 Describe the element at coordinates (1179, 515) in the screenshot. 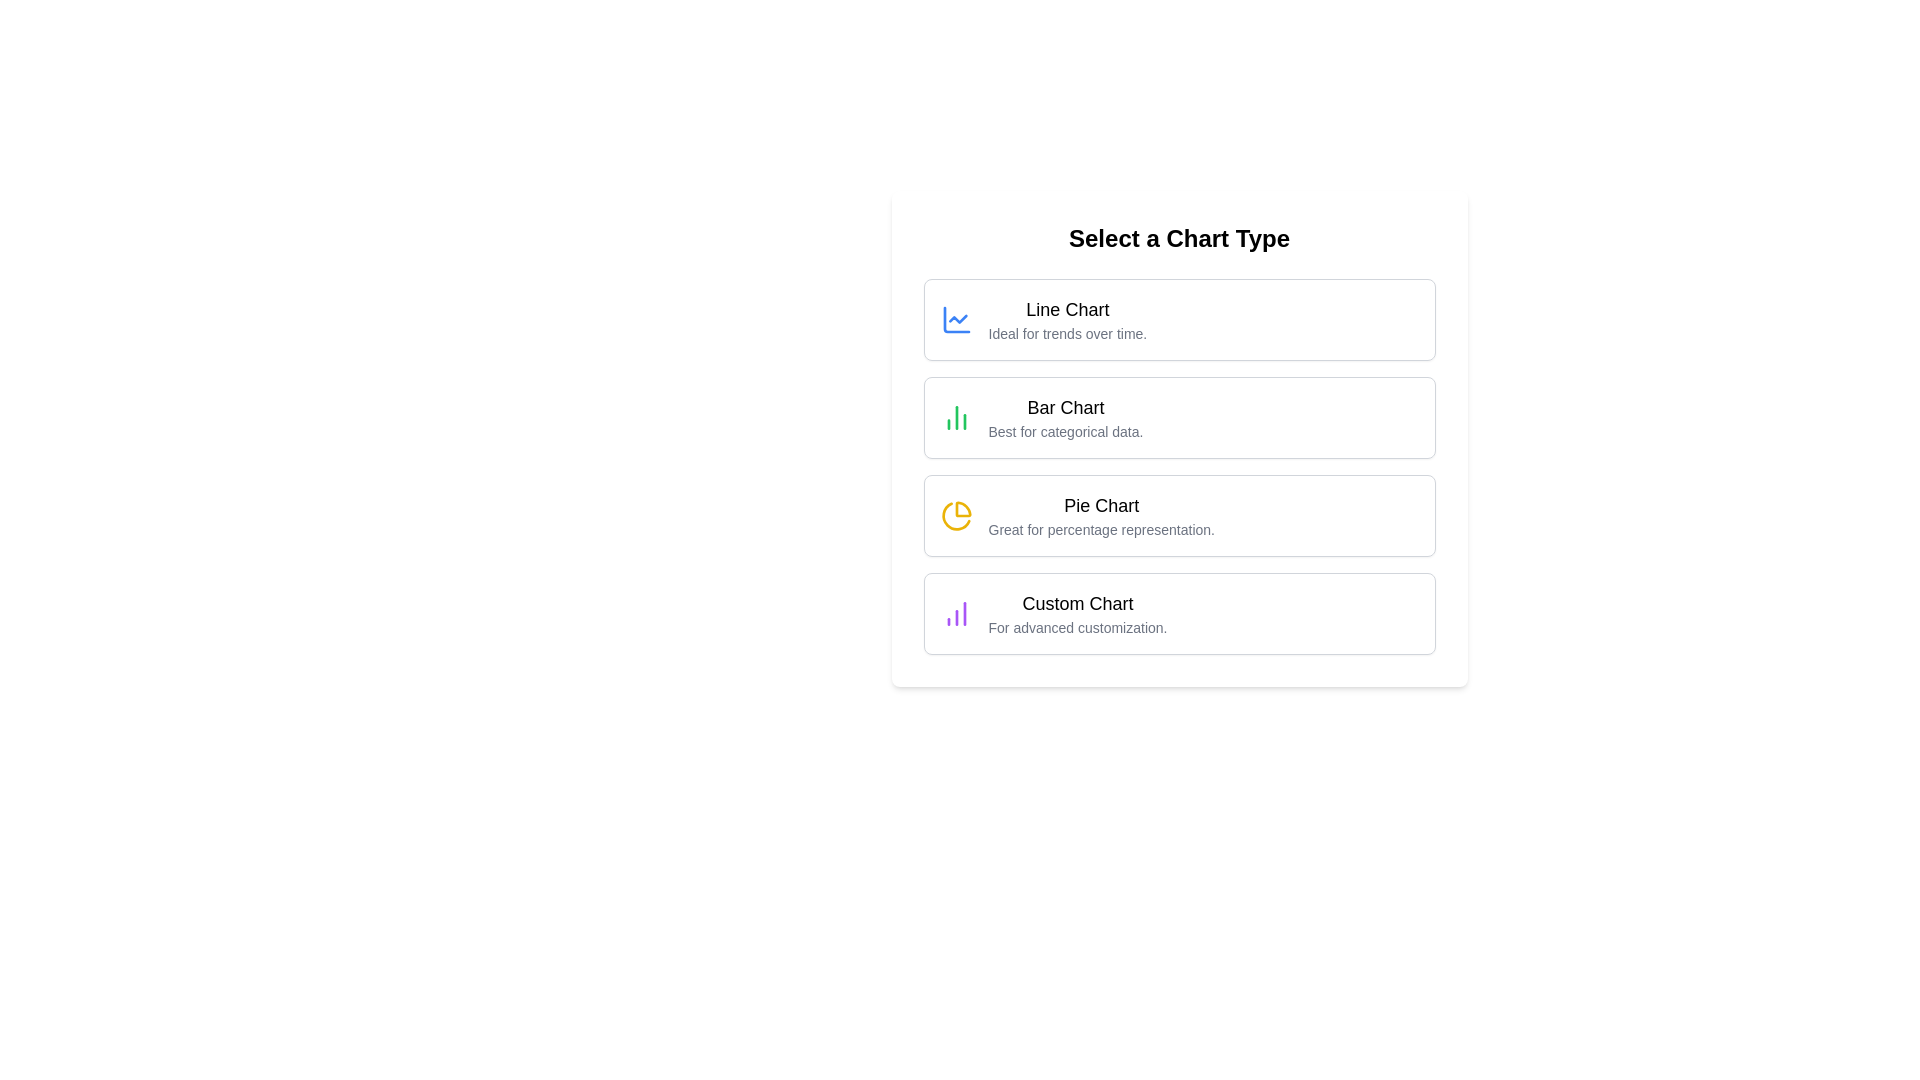

I see `the button-like option panel featuring a yellow pie chart icon and the text 'Pie Chart'` at that location.